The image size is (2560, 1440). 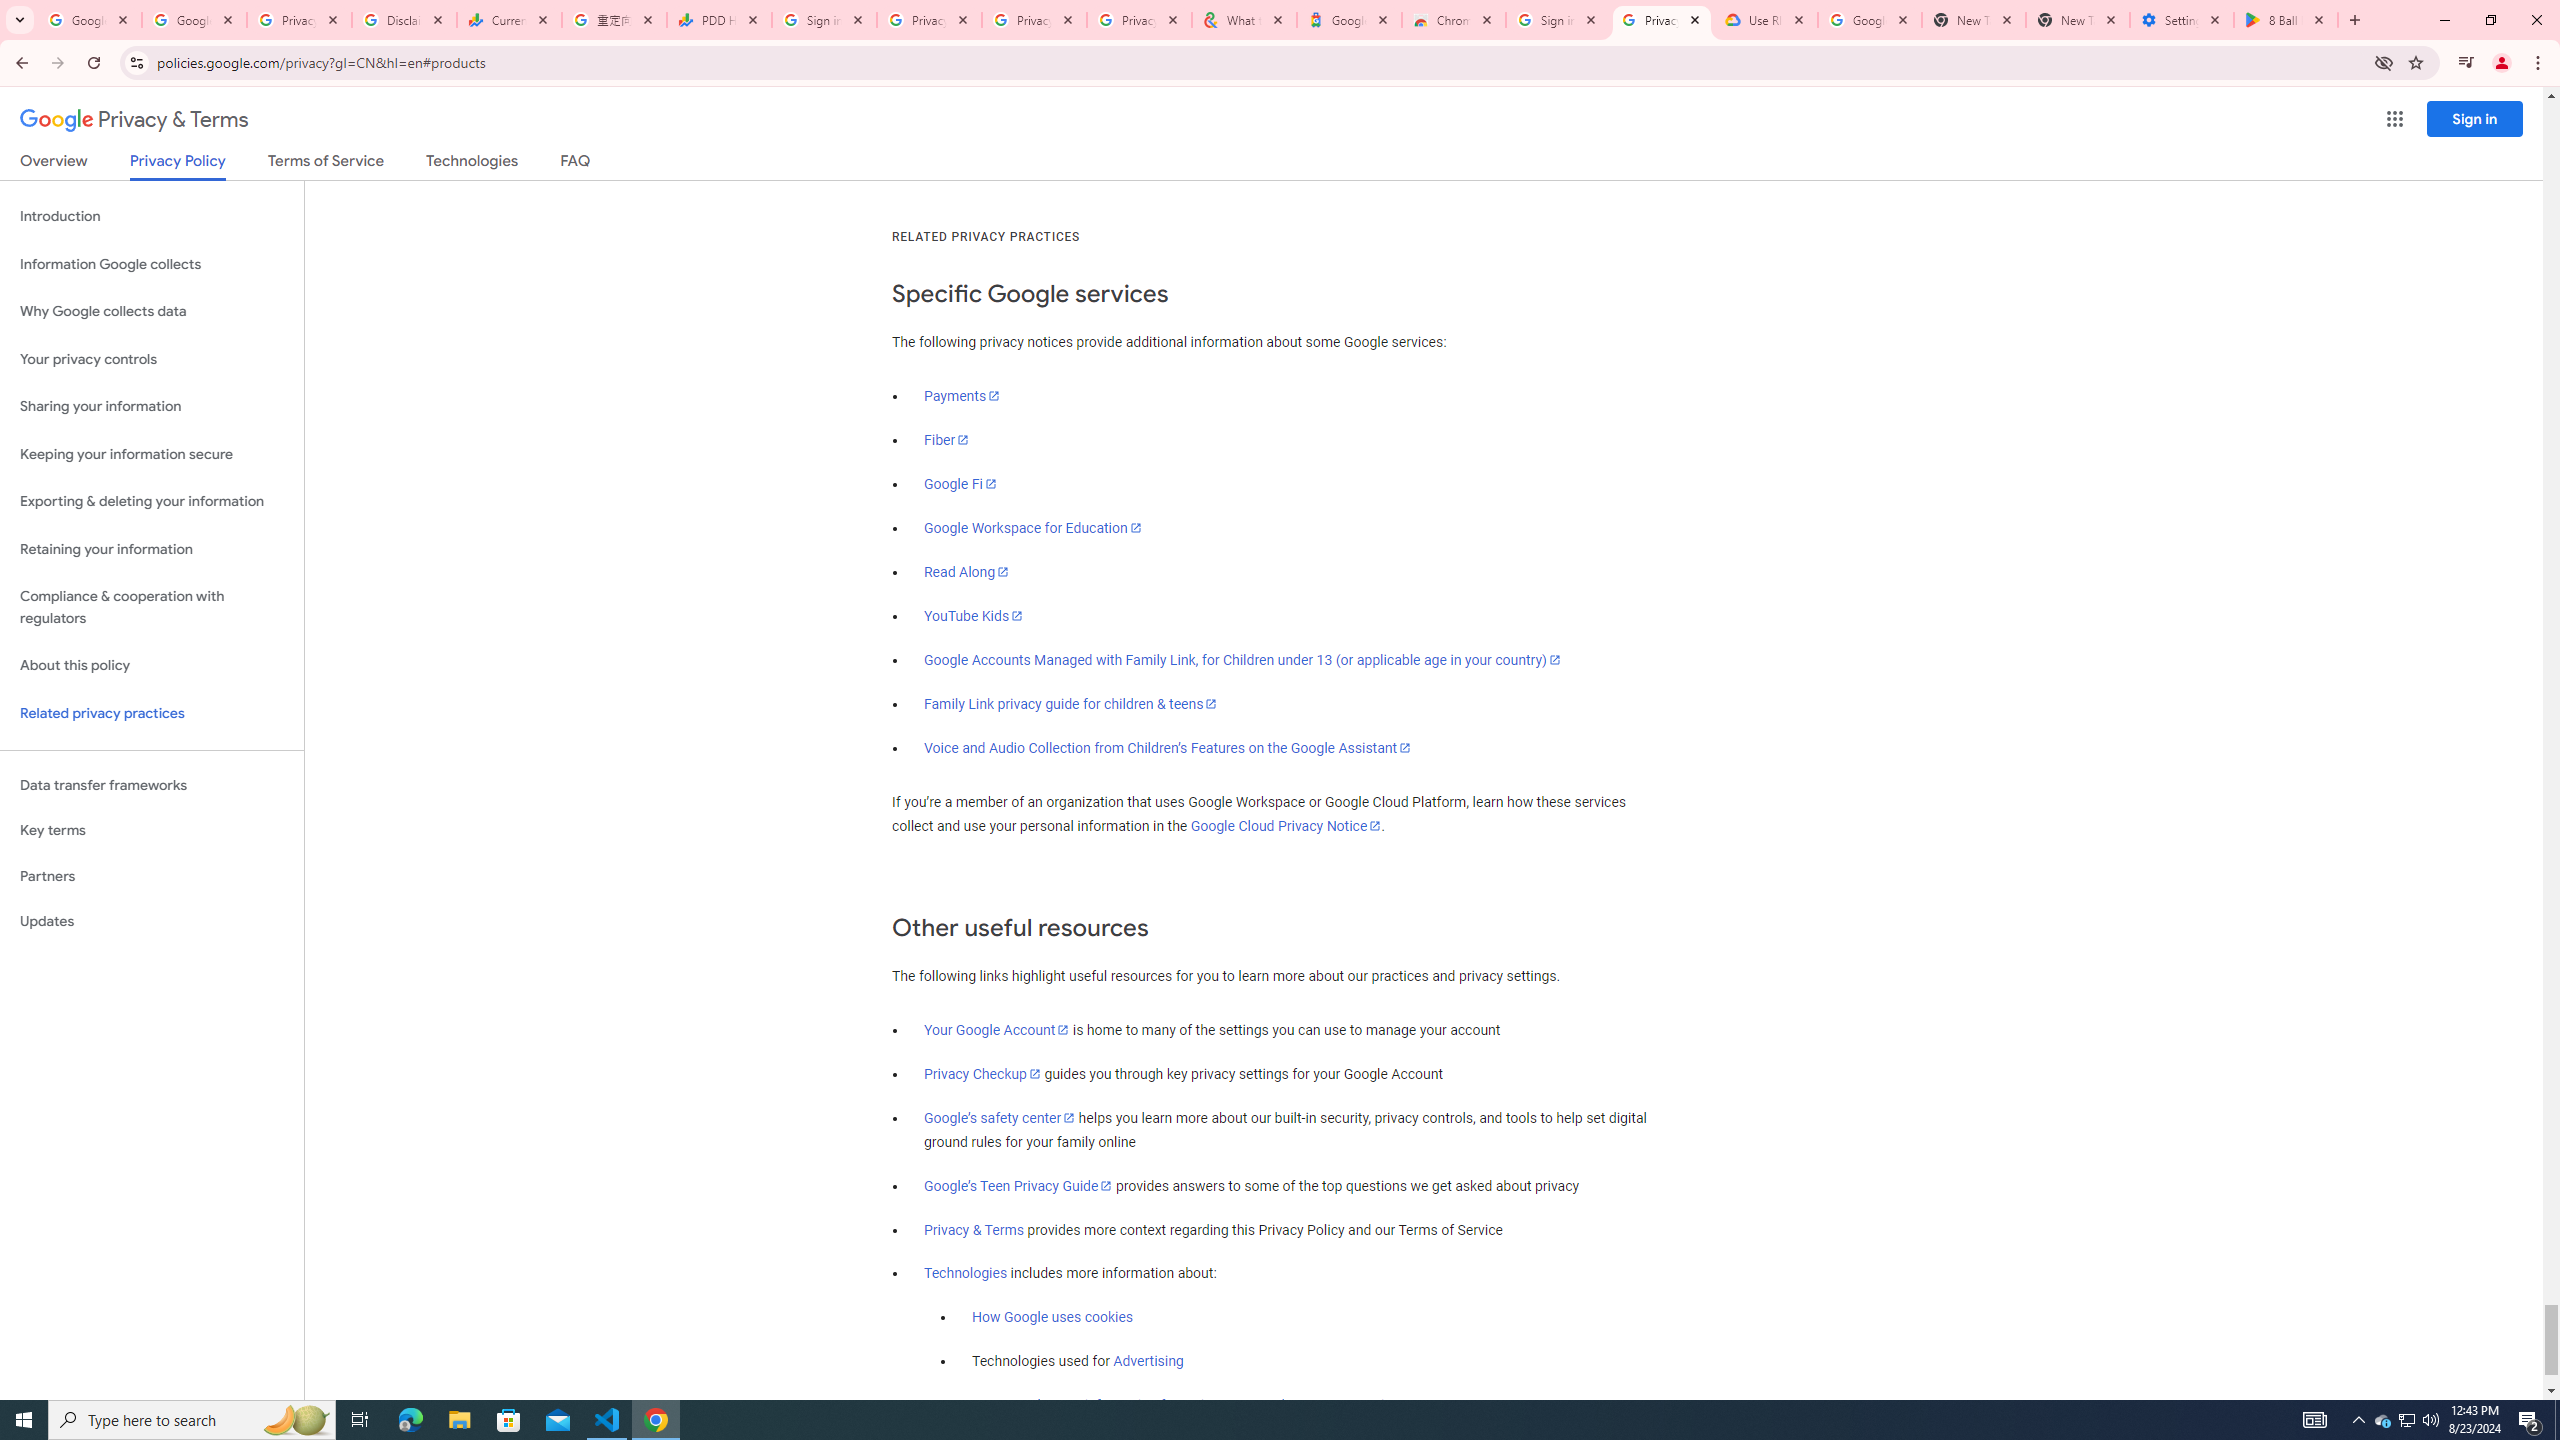 What do you see at coordinates (1147, 1362) in the screenshot?
I see `'Advertising'` at bounding box center [1147, 1362].